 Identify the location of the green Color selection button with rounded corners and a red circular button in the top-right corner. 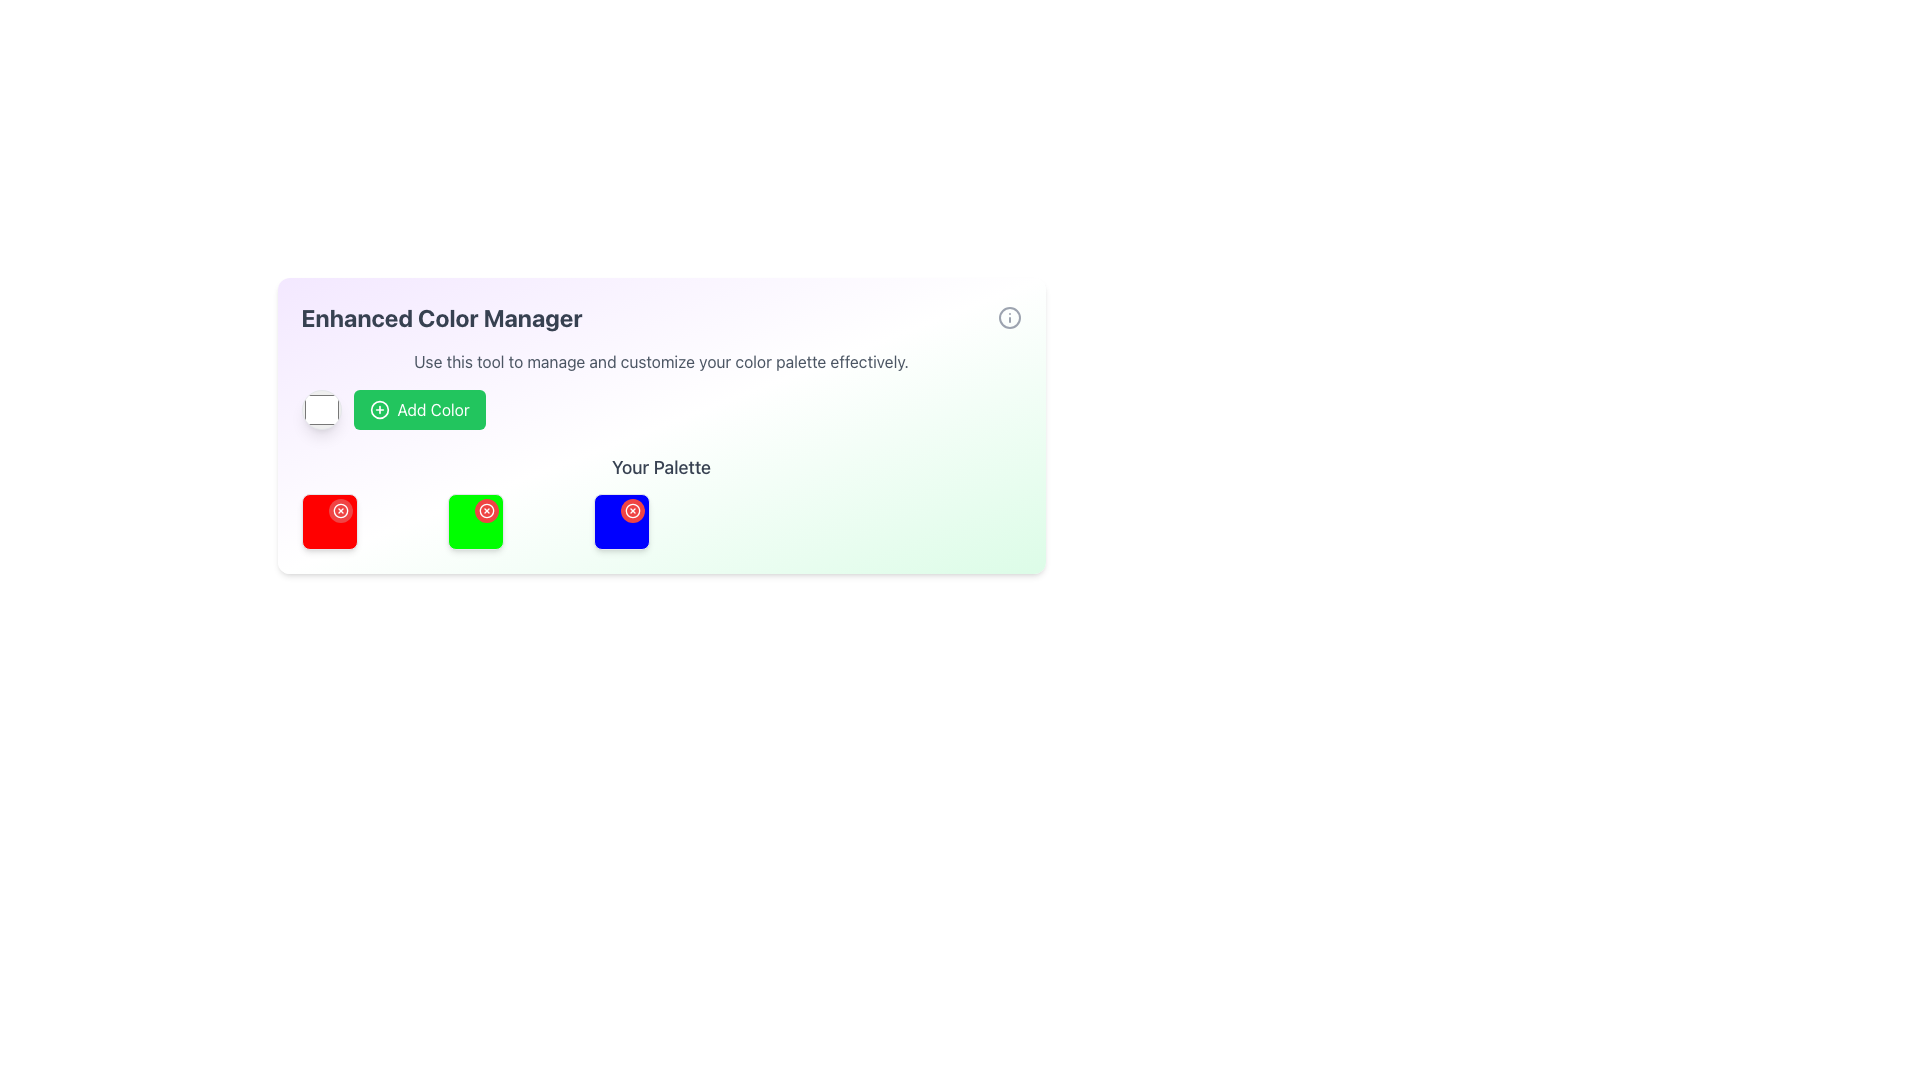
(474, 520).